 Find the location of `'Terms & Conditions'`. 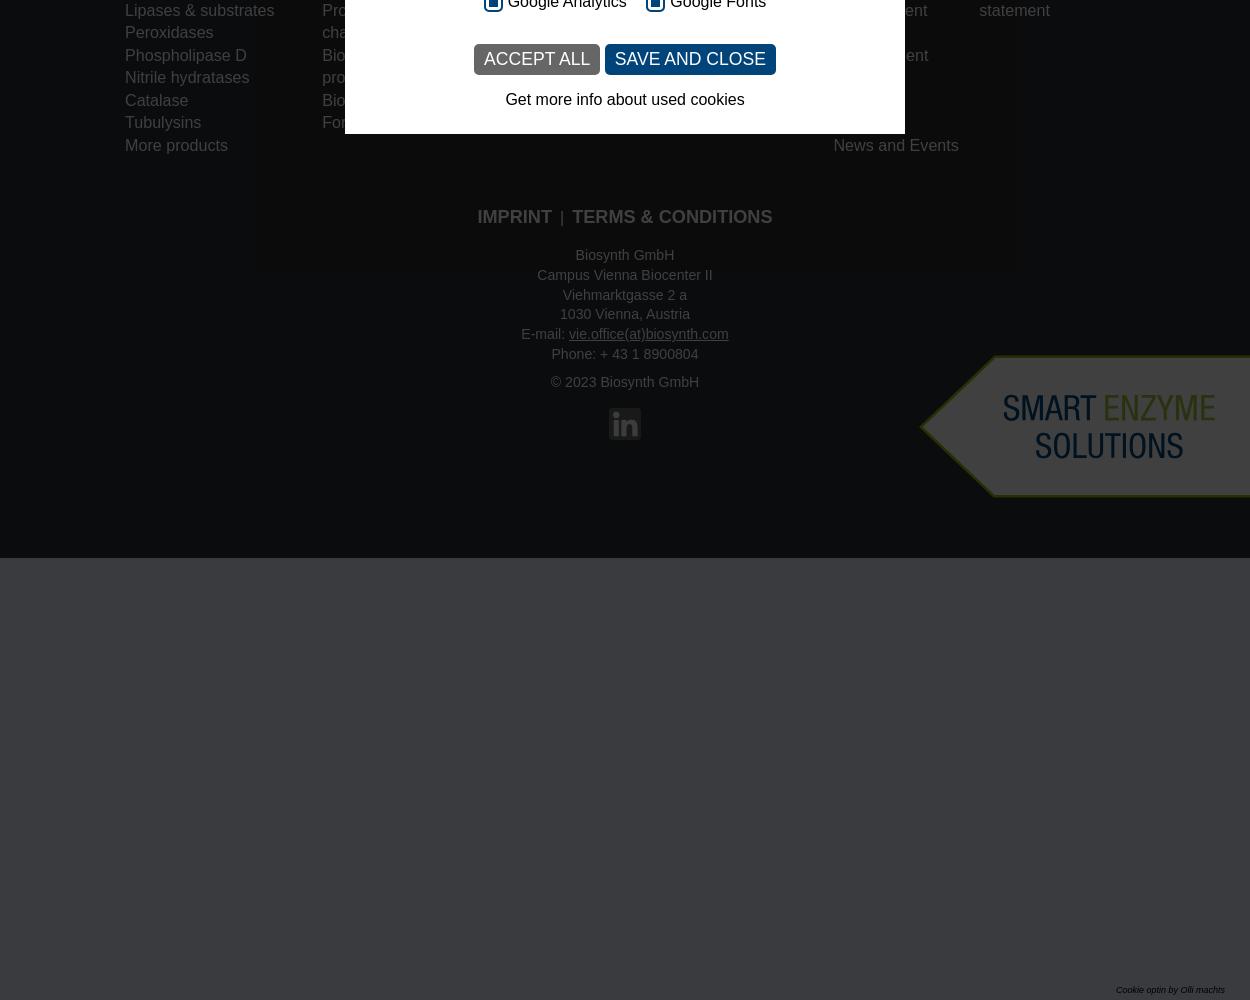

'Terms & Conditions' is located at coordinates (672, 215).